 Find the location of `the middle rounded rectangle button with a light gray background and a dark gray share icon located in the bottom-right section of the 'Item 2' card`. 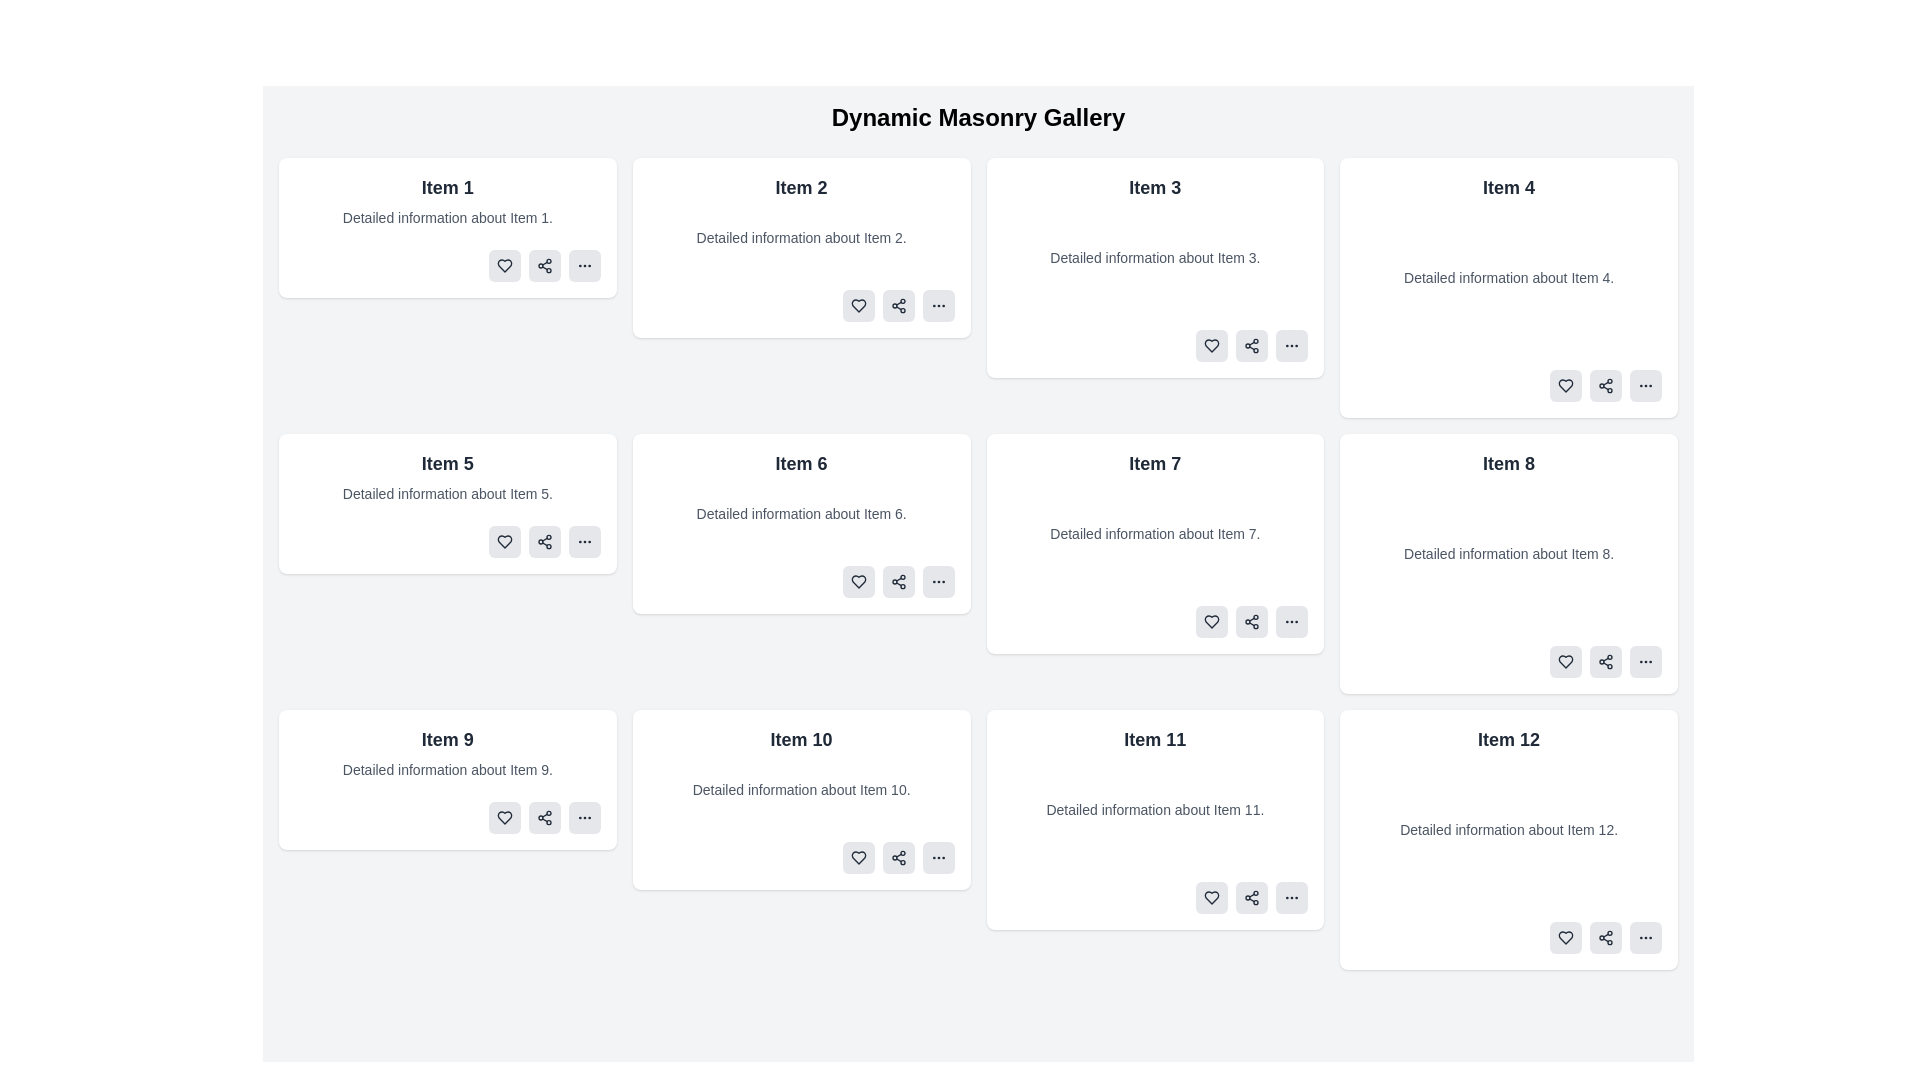

the middle rounded rectangle button with a light gray background and a dark gray share icon located in the bottom-right section of the 'Item 2' card is located at coordinates (897, 305).